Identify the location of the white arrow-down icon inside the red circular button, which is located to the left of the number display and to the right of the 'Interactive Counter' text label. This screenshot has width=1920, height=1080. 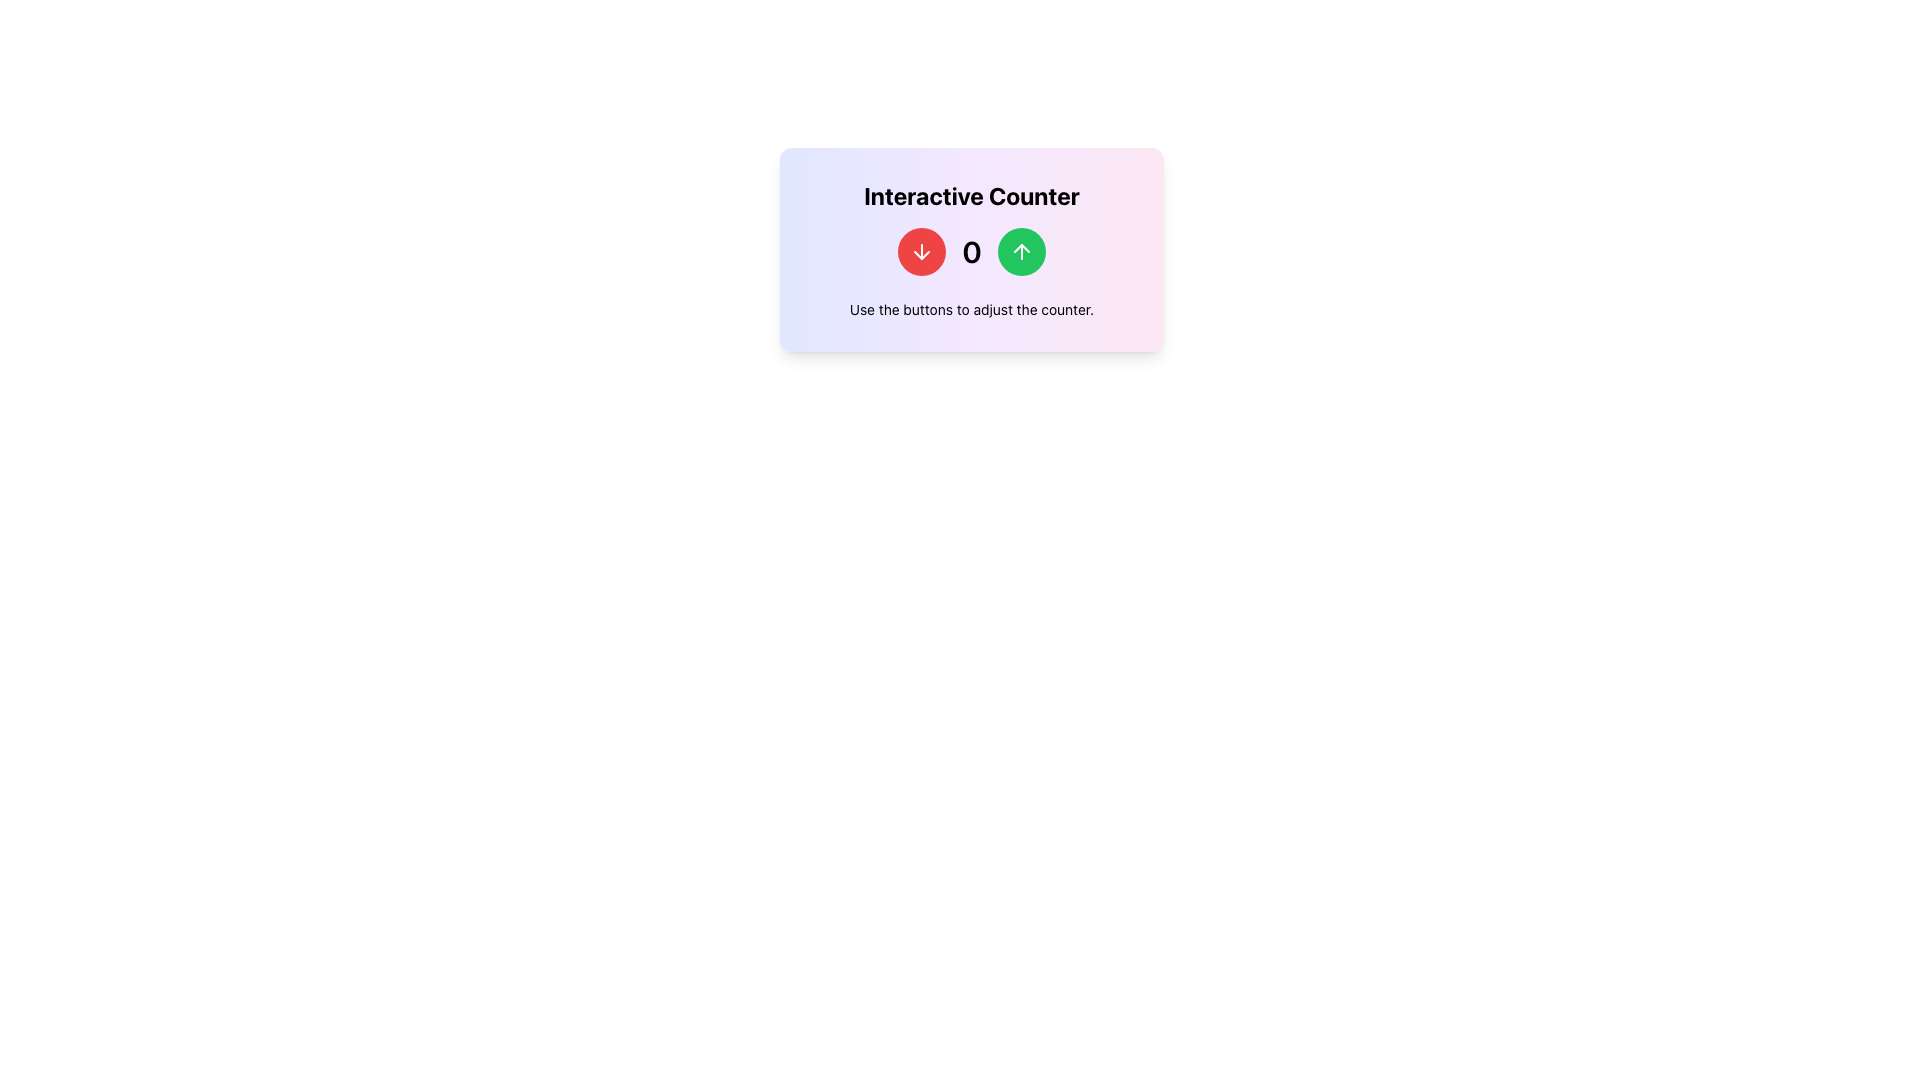
(921, 250).